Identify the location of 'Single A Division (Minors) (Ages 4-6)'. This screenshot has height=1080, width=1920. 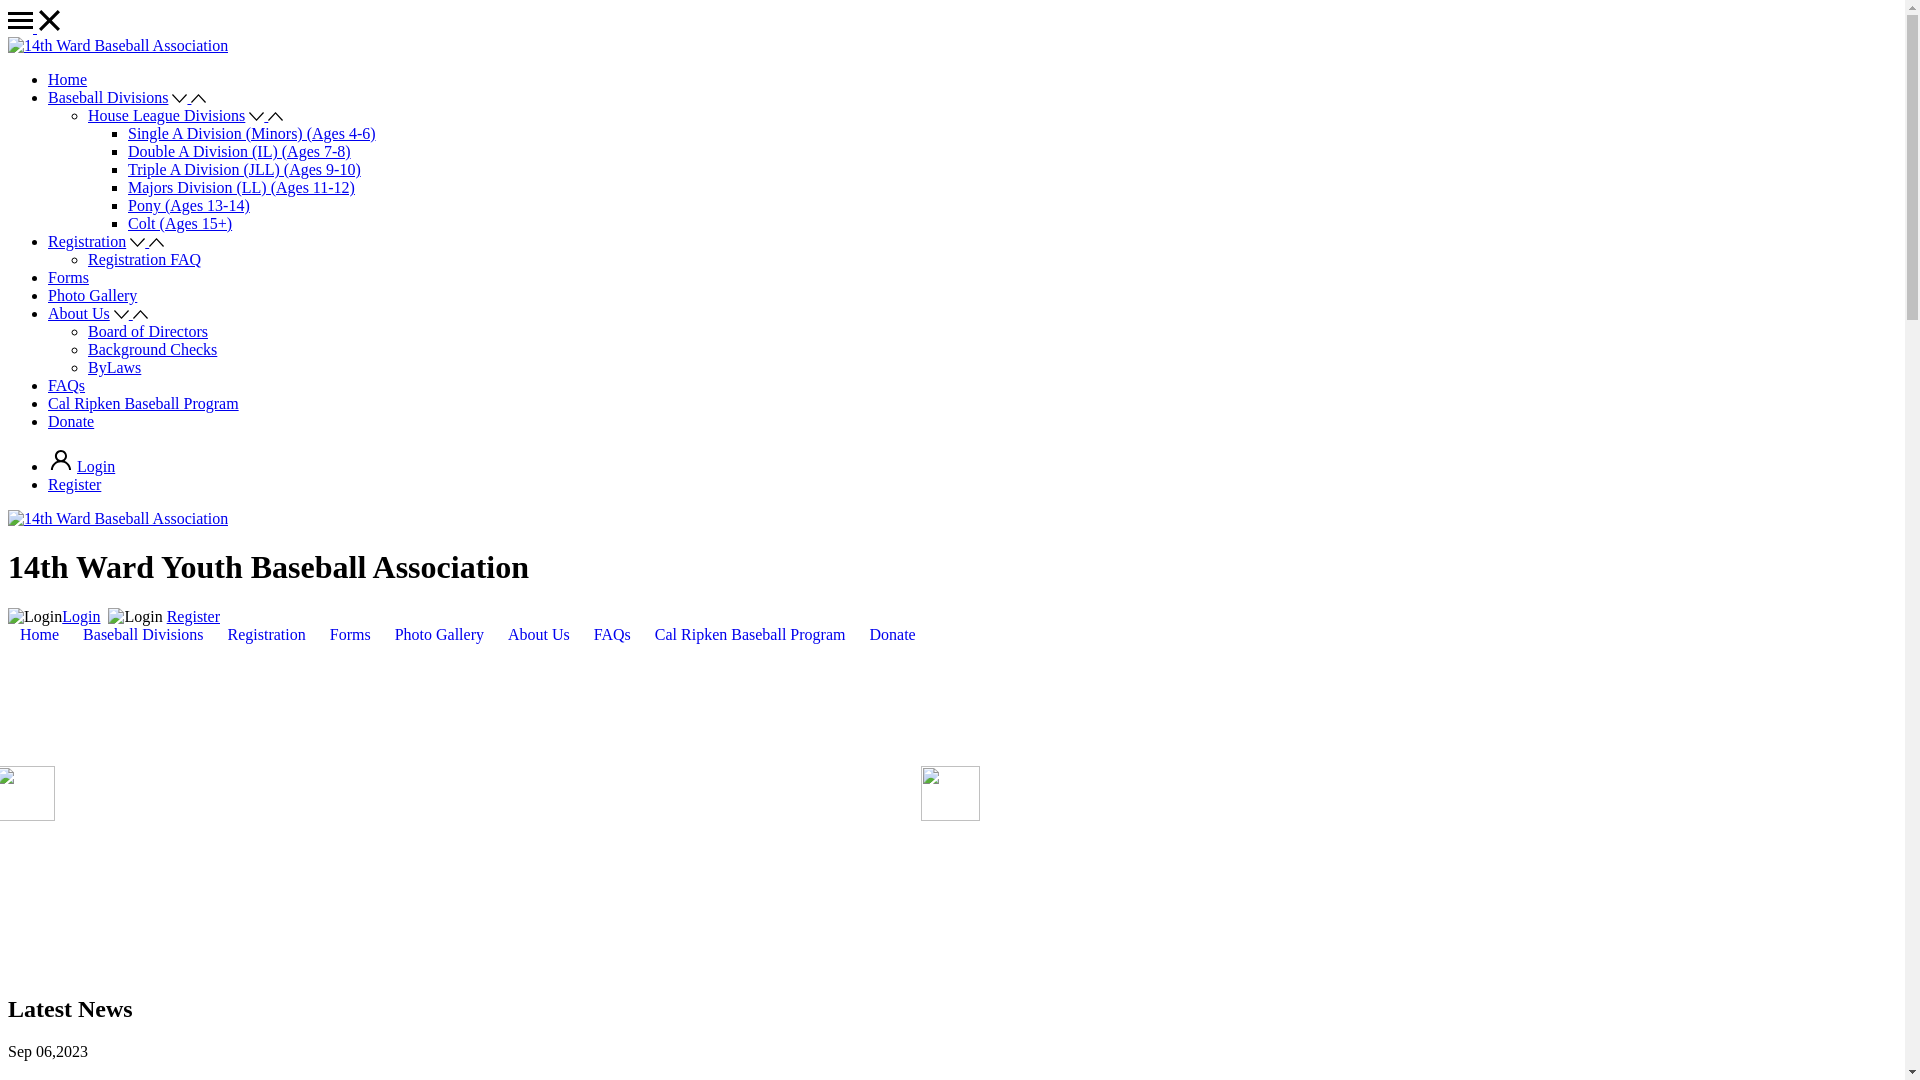
(251, 133).